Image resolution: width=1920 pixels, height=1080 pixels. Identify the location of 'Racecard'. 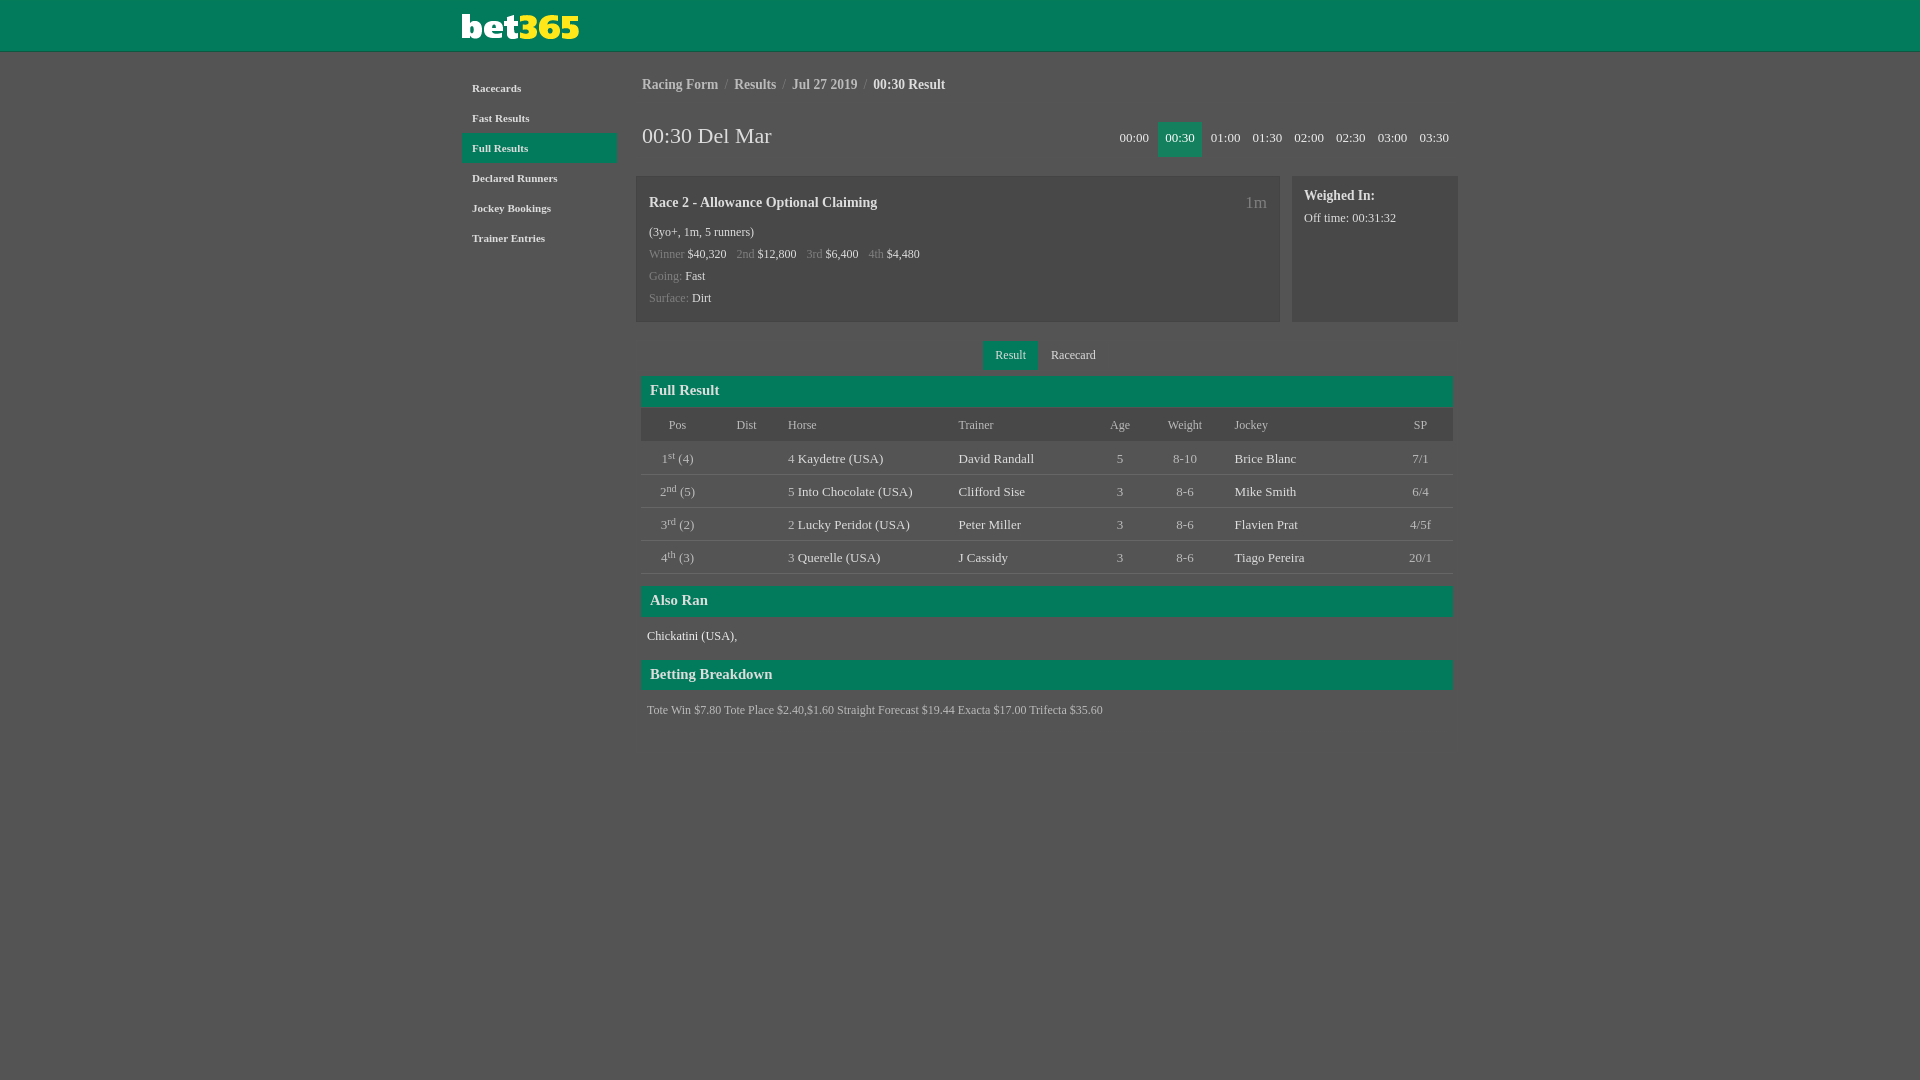
(1038, 354).